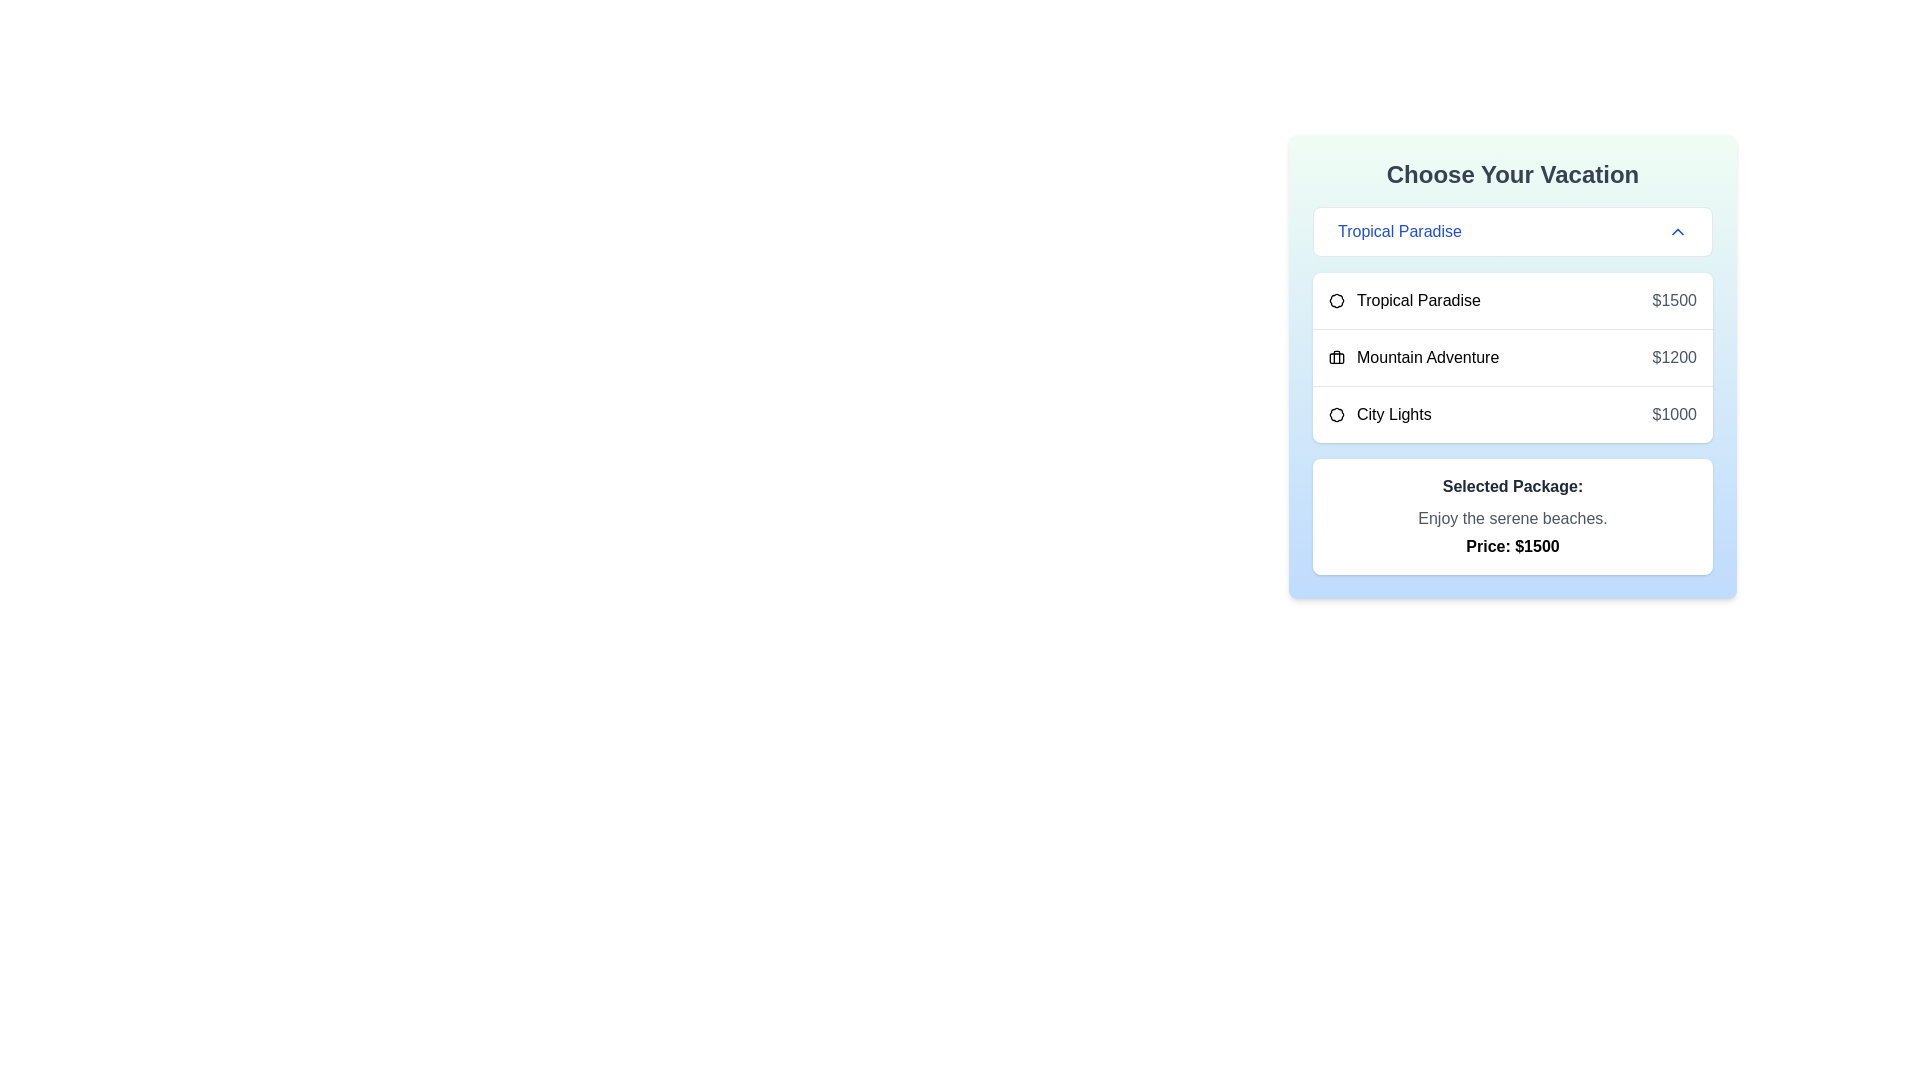 The width and height of the screenshot is (1920, 1080). What do you see at coordinates (1337, 357) in the screenshot?
I see `the rectangular icon with rounded corners resembling a briefcase, which symbolizes the vacation package for 'Mountain Adventure'` at bounding box center [1337, 357].